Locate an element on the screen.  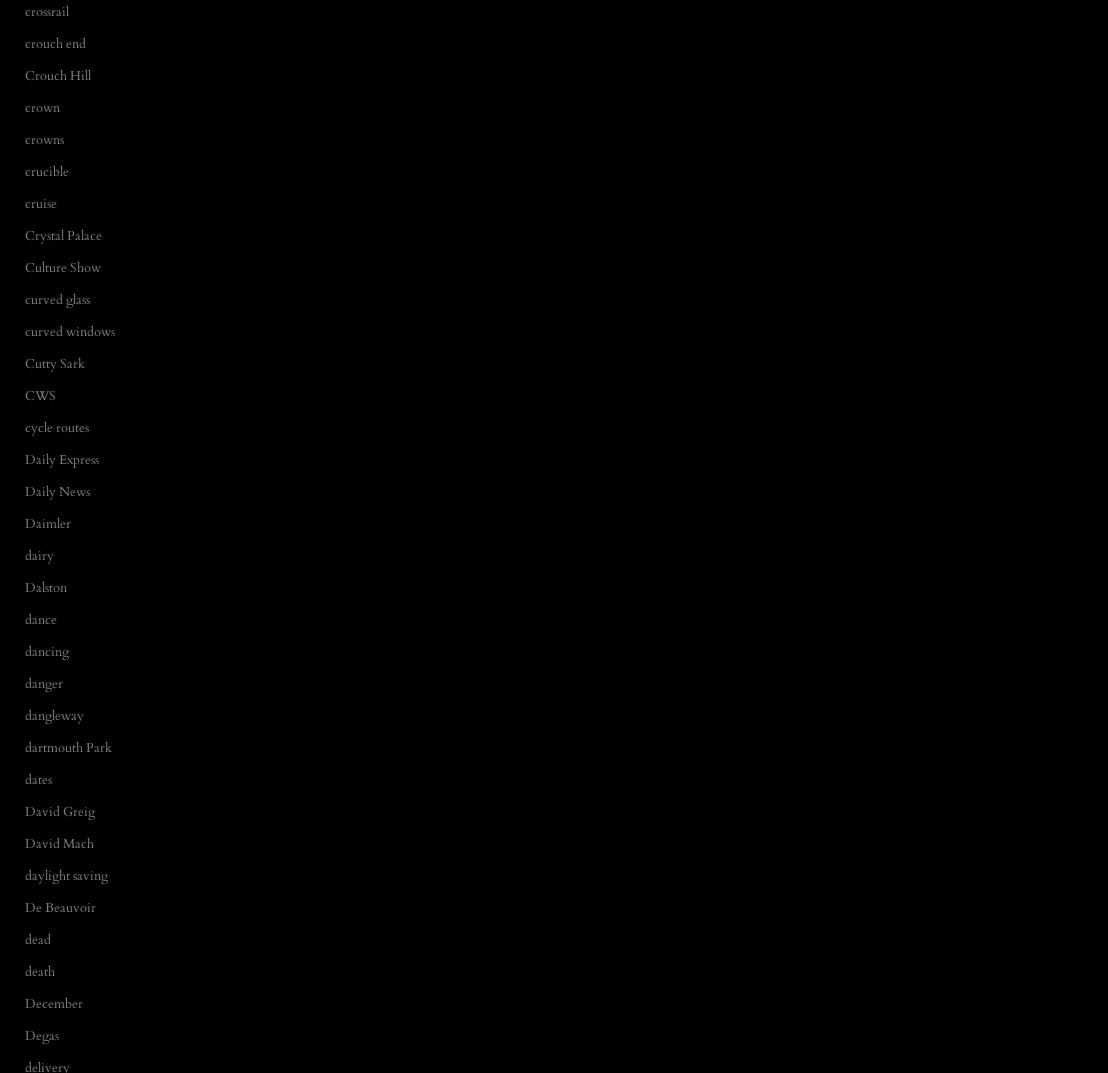
'Crystal Palace' is located at coordinates (25, 234).